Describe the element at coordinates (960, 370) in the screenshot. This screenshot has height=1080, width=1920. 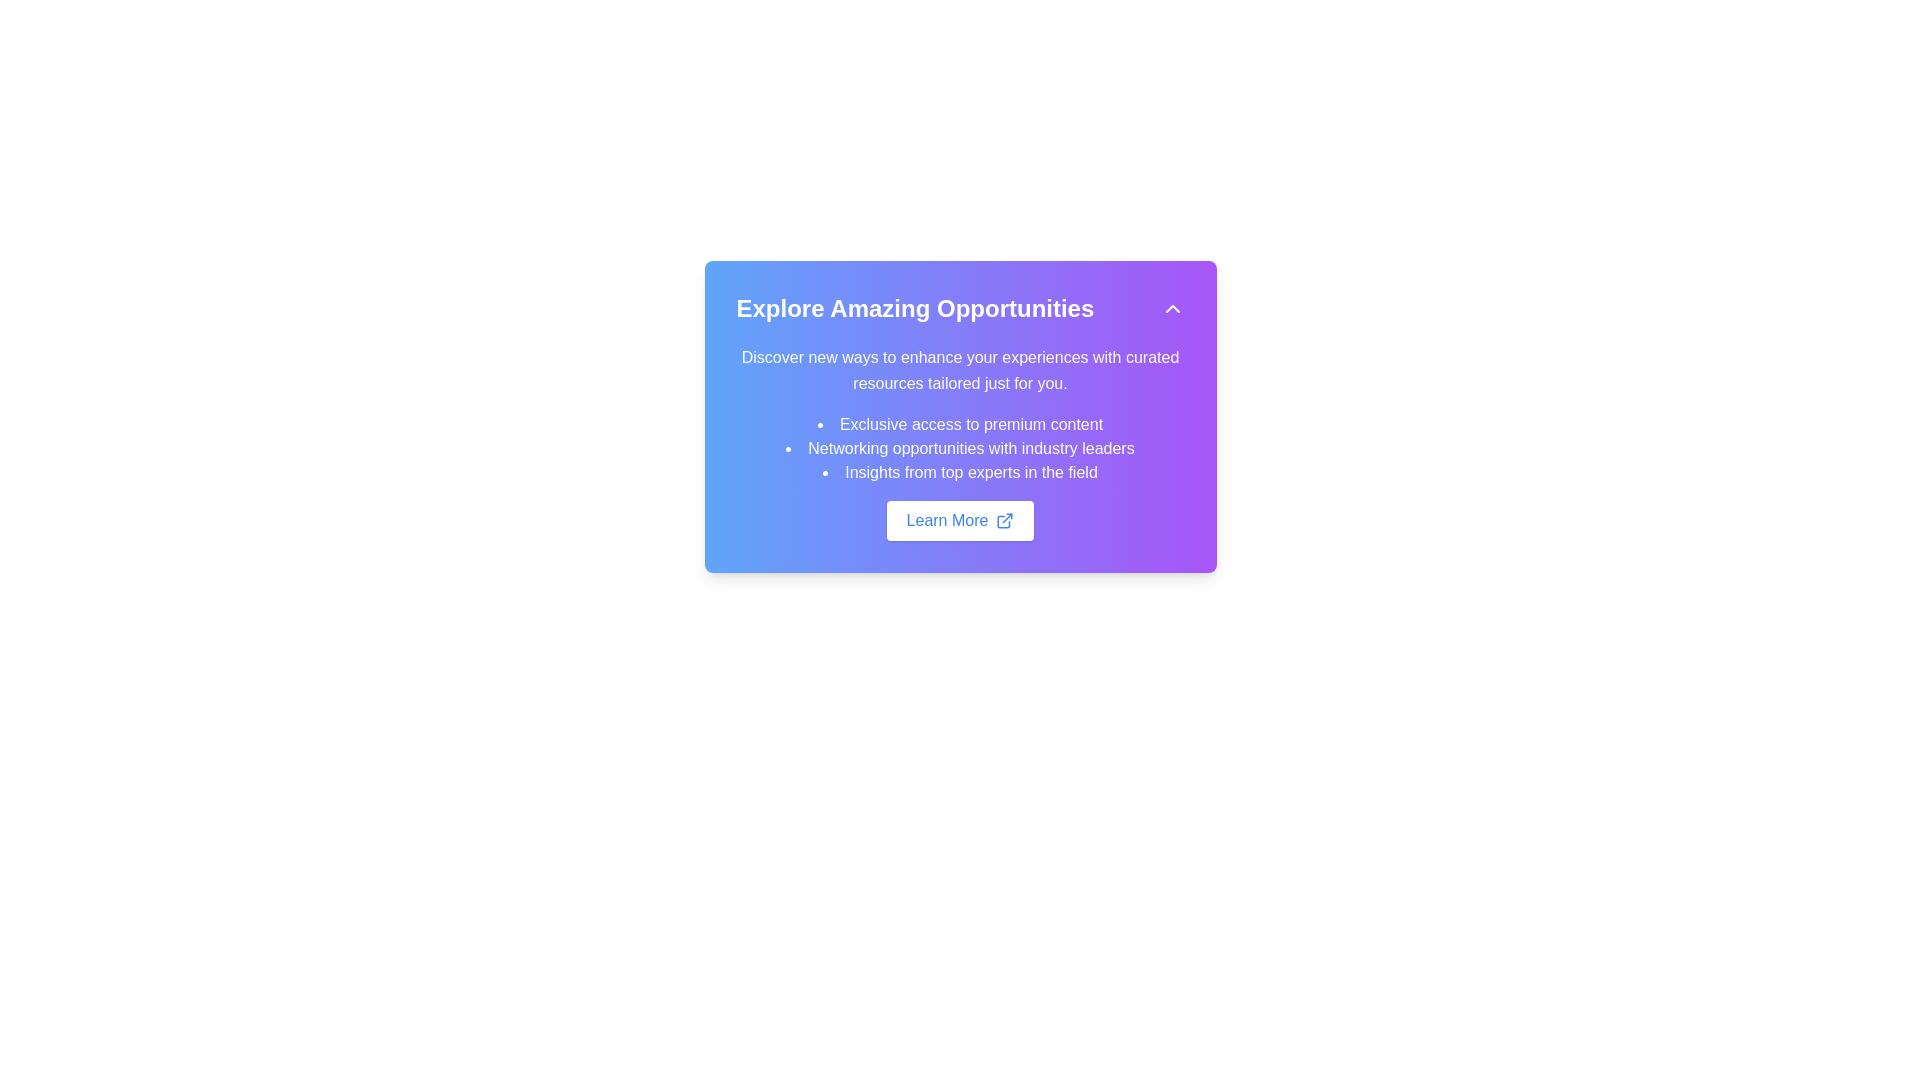
I see `the introductory text element that provides context directly below the heading 'Explore Amazing Opportunities'` at that location.